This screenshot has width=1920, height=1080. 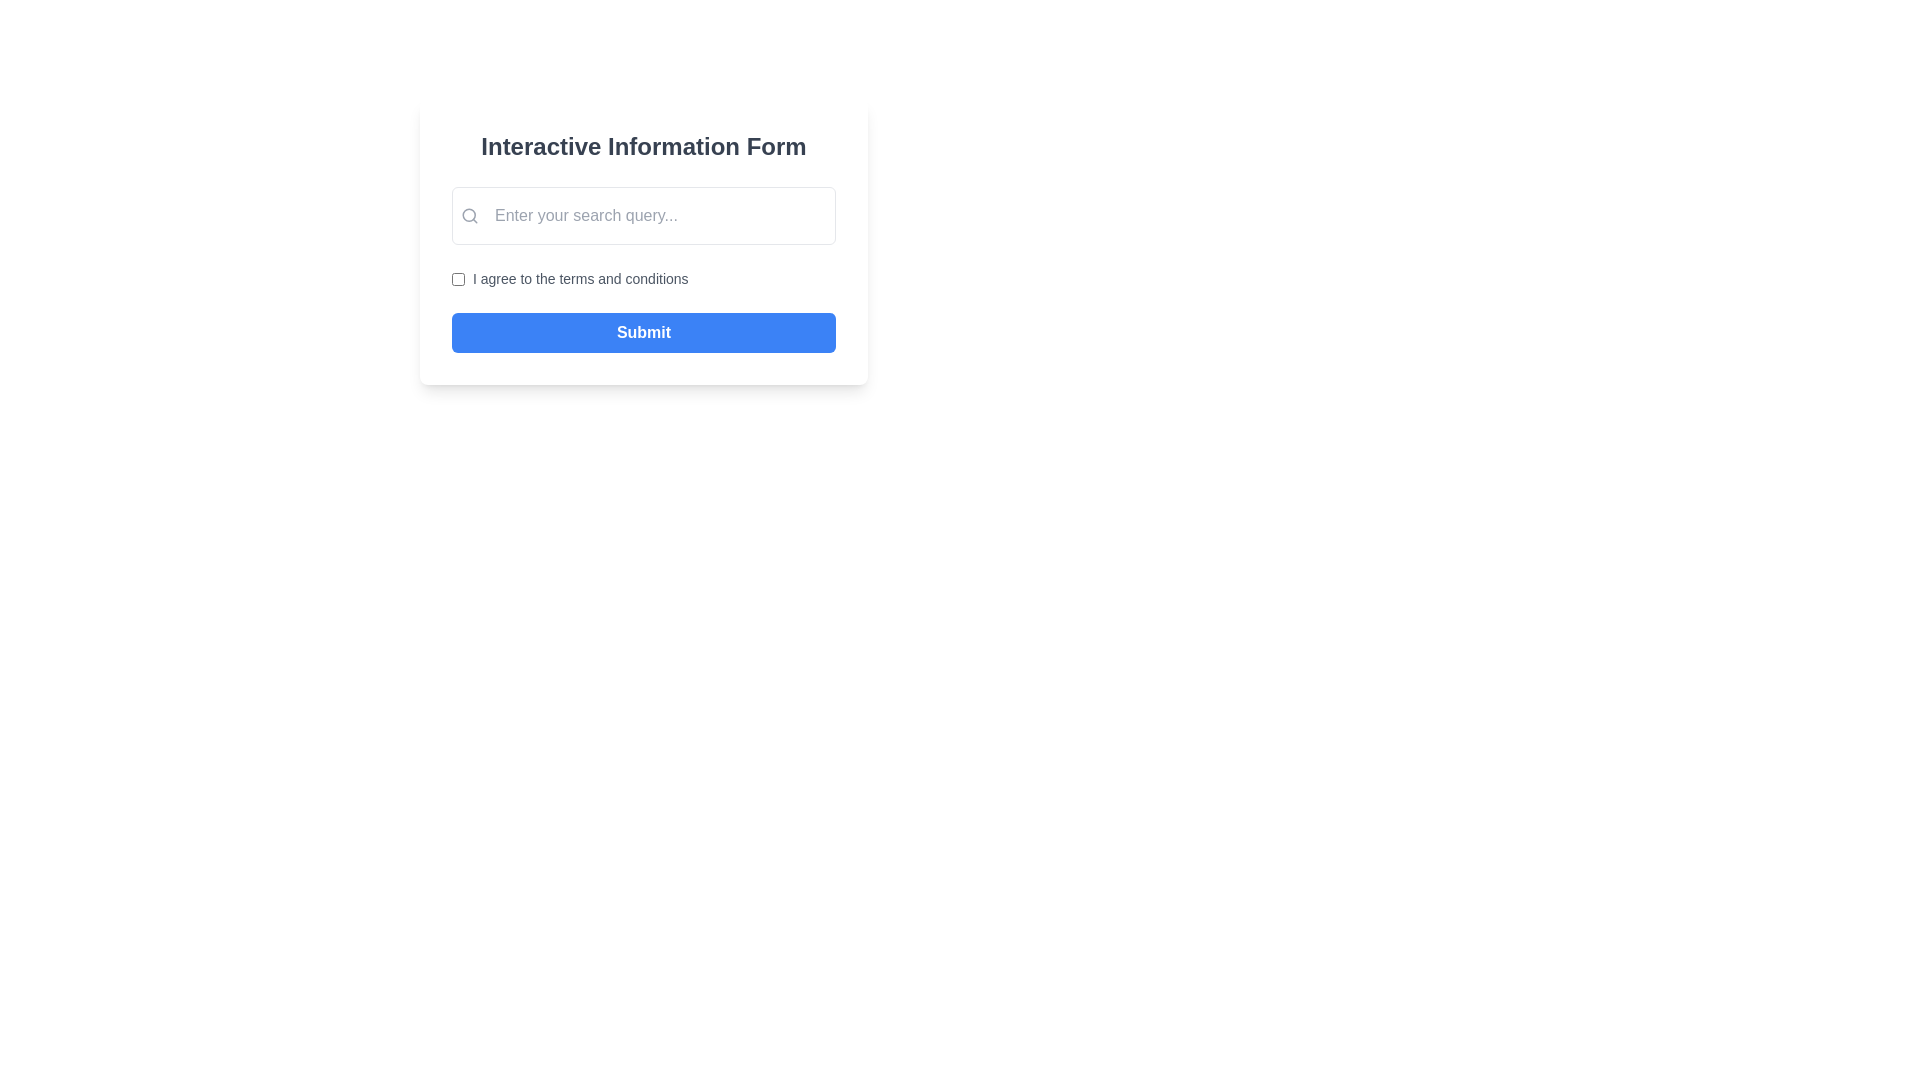 I want to click on on the Text Input Field with placeholder text 'Enter your search query...', so click(x=652, y=216).